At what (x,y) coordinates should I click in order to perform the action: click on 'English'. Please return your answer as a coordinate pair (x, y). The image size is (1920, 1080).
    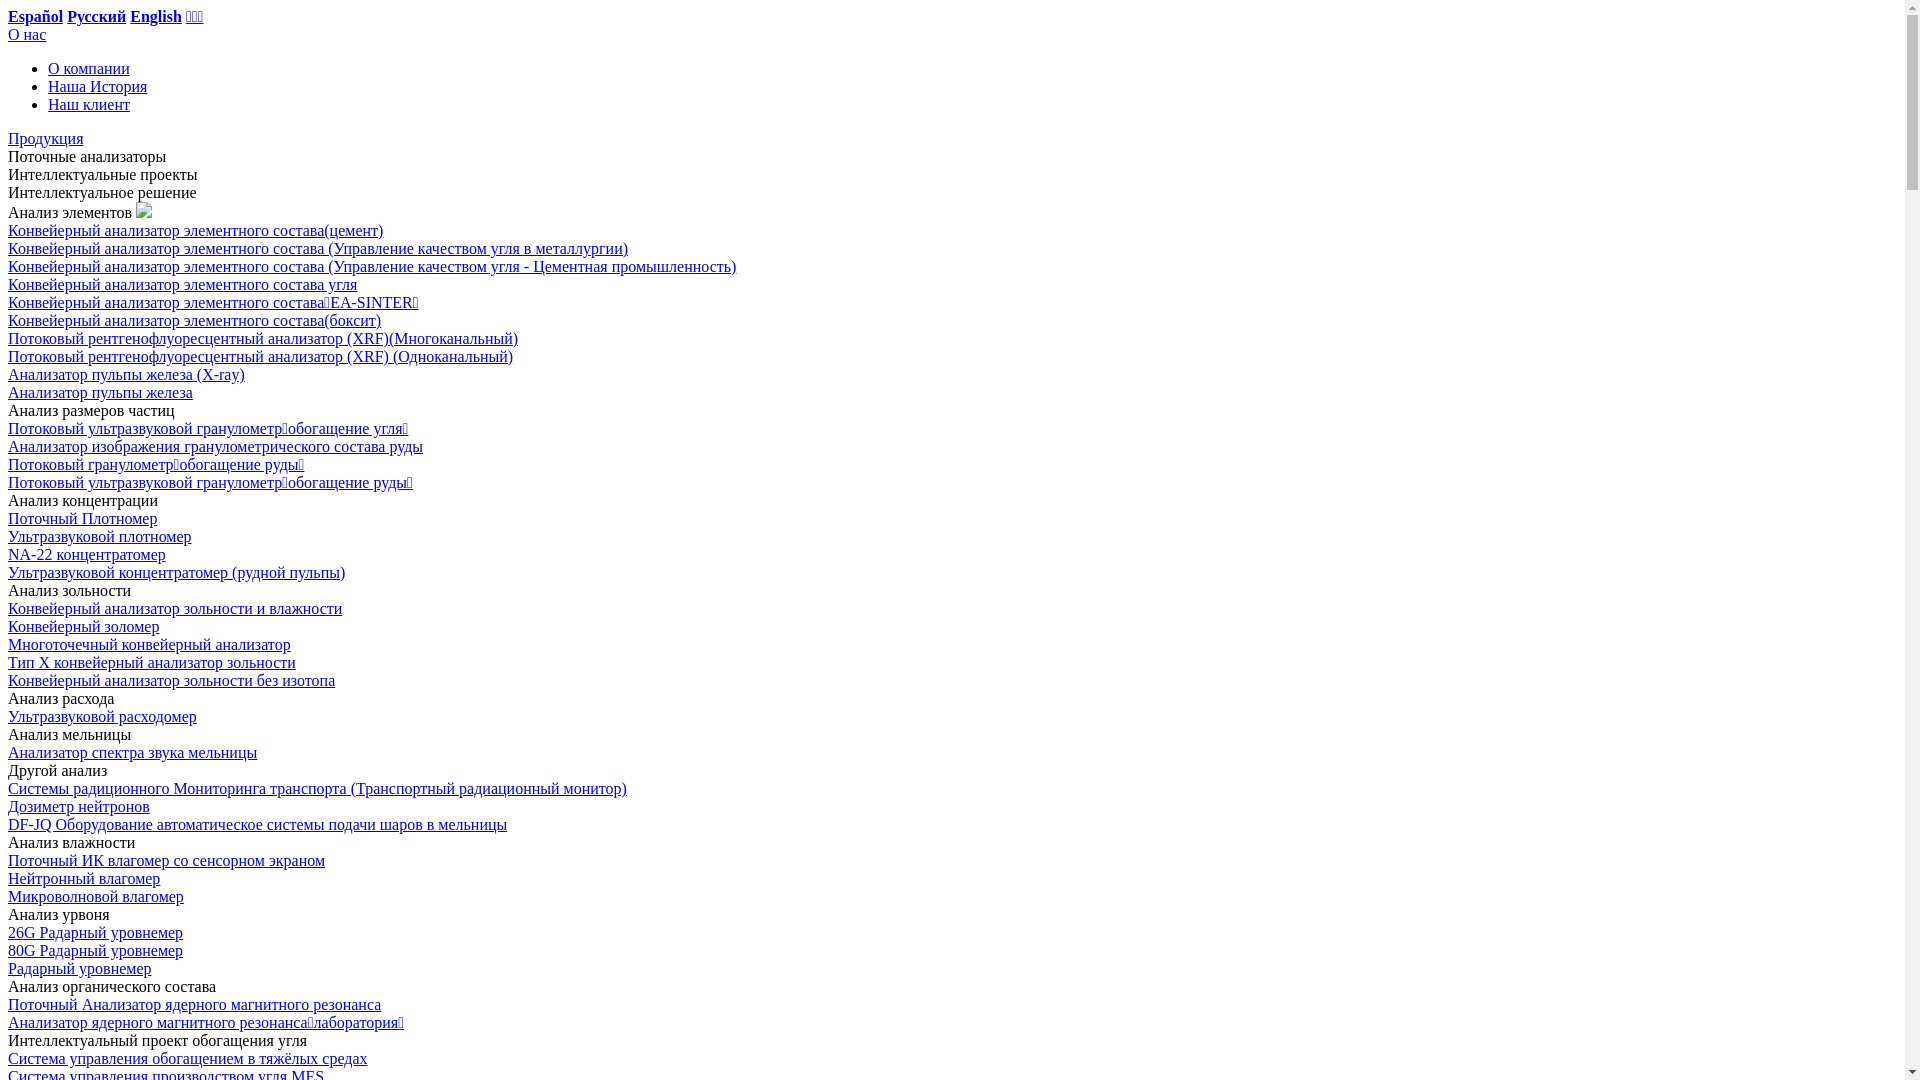
    Looking at the image, I should click on (154, 16).